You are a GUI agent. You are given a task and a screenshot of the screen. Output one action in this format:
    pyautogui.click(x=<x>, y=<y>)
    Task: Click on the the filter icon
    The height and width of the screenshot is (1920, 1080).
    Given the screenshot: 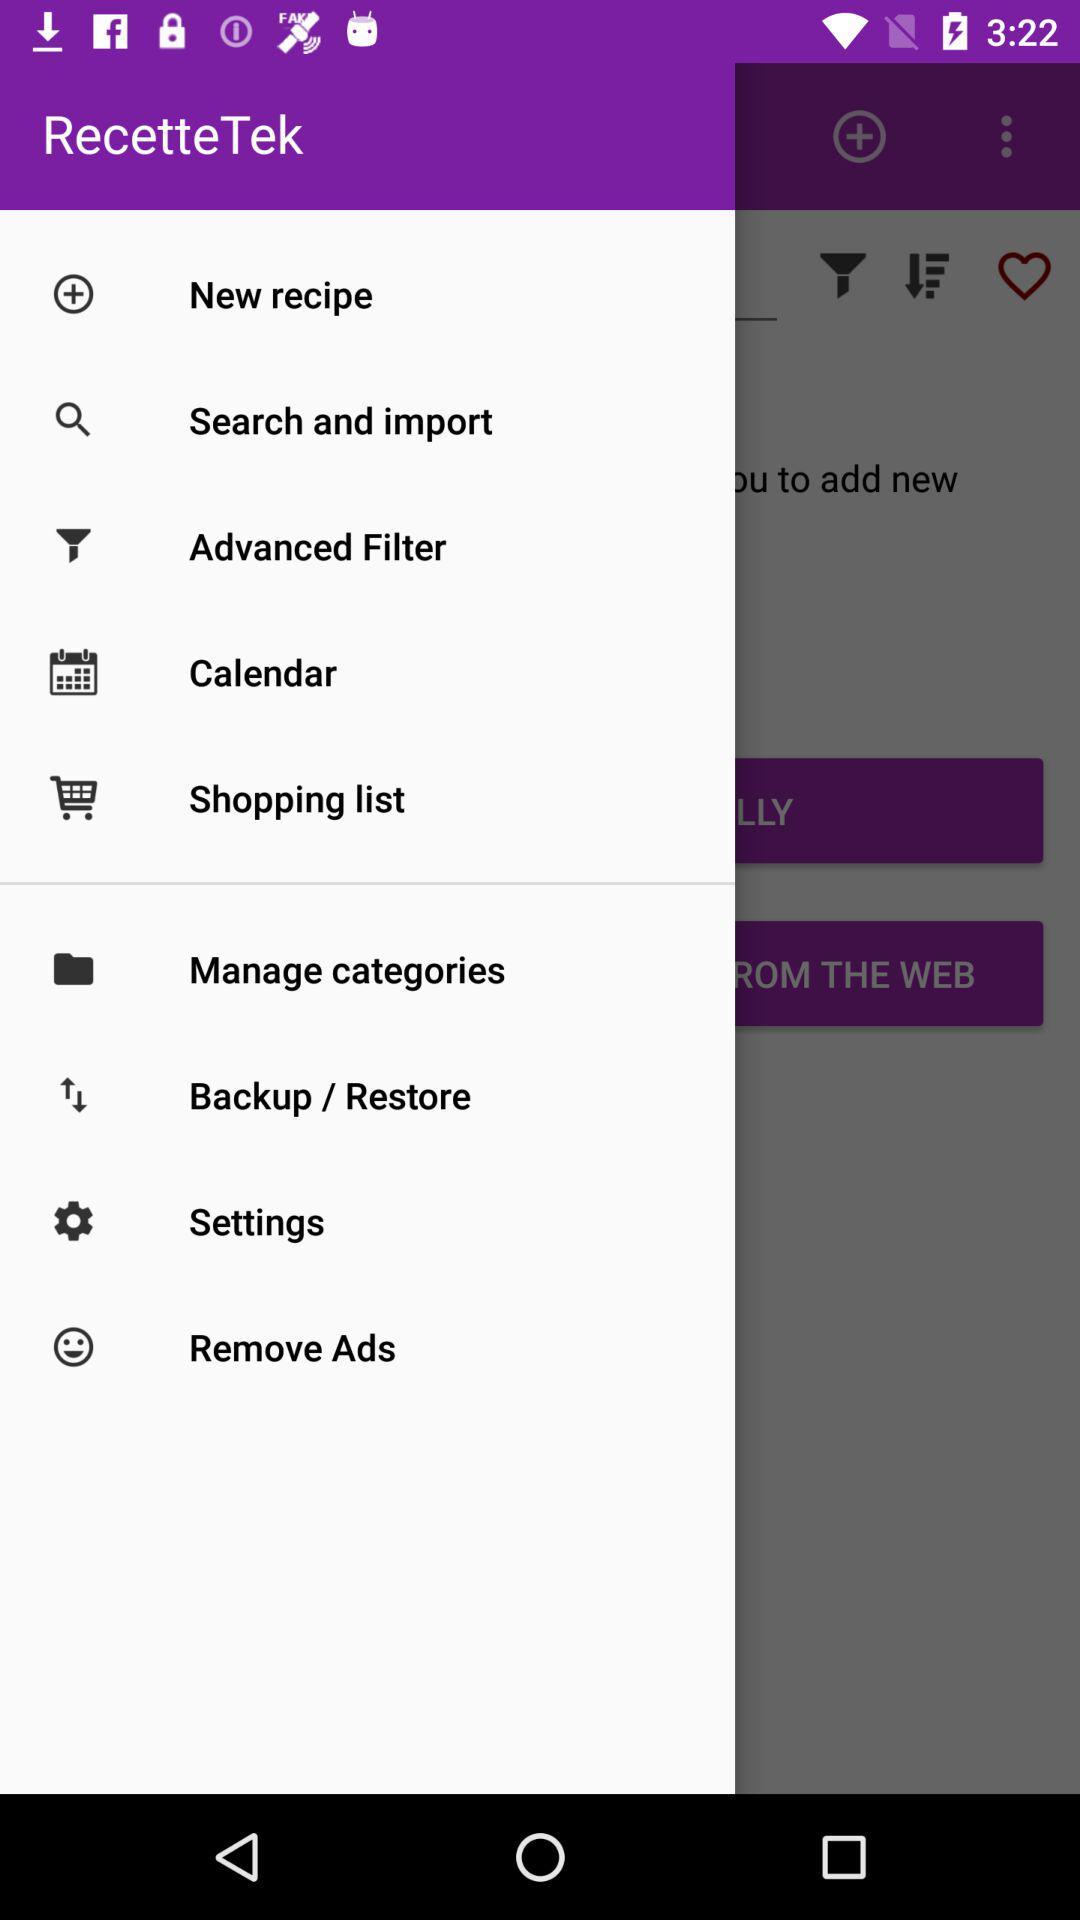 What is the action you would take?
    pyautogui.click(x=843, y=274)
    